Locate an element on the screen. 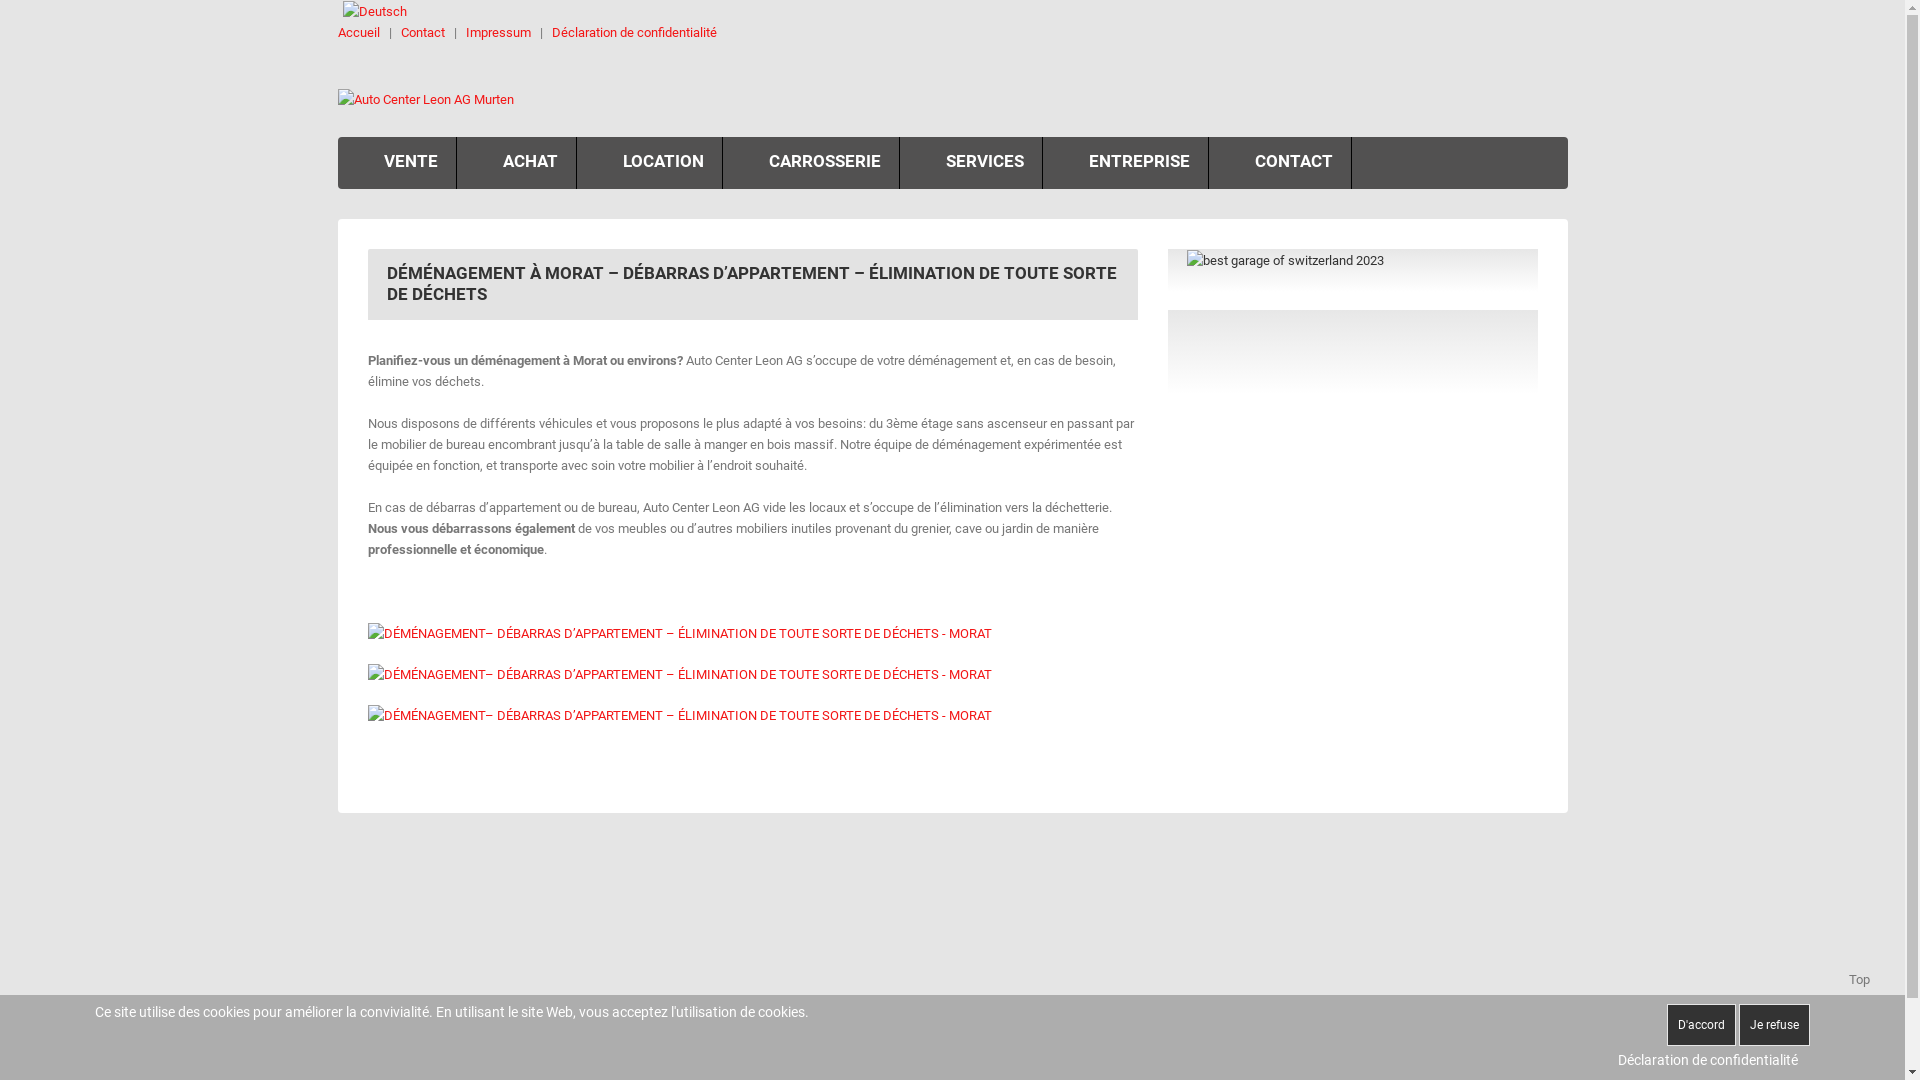 This screenshot has height=1080, width=1920. 'Impressum' is located at coordinates (498, 32).